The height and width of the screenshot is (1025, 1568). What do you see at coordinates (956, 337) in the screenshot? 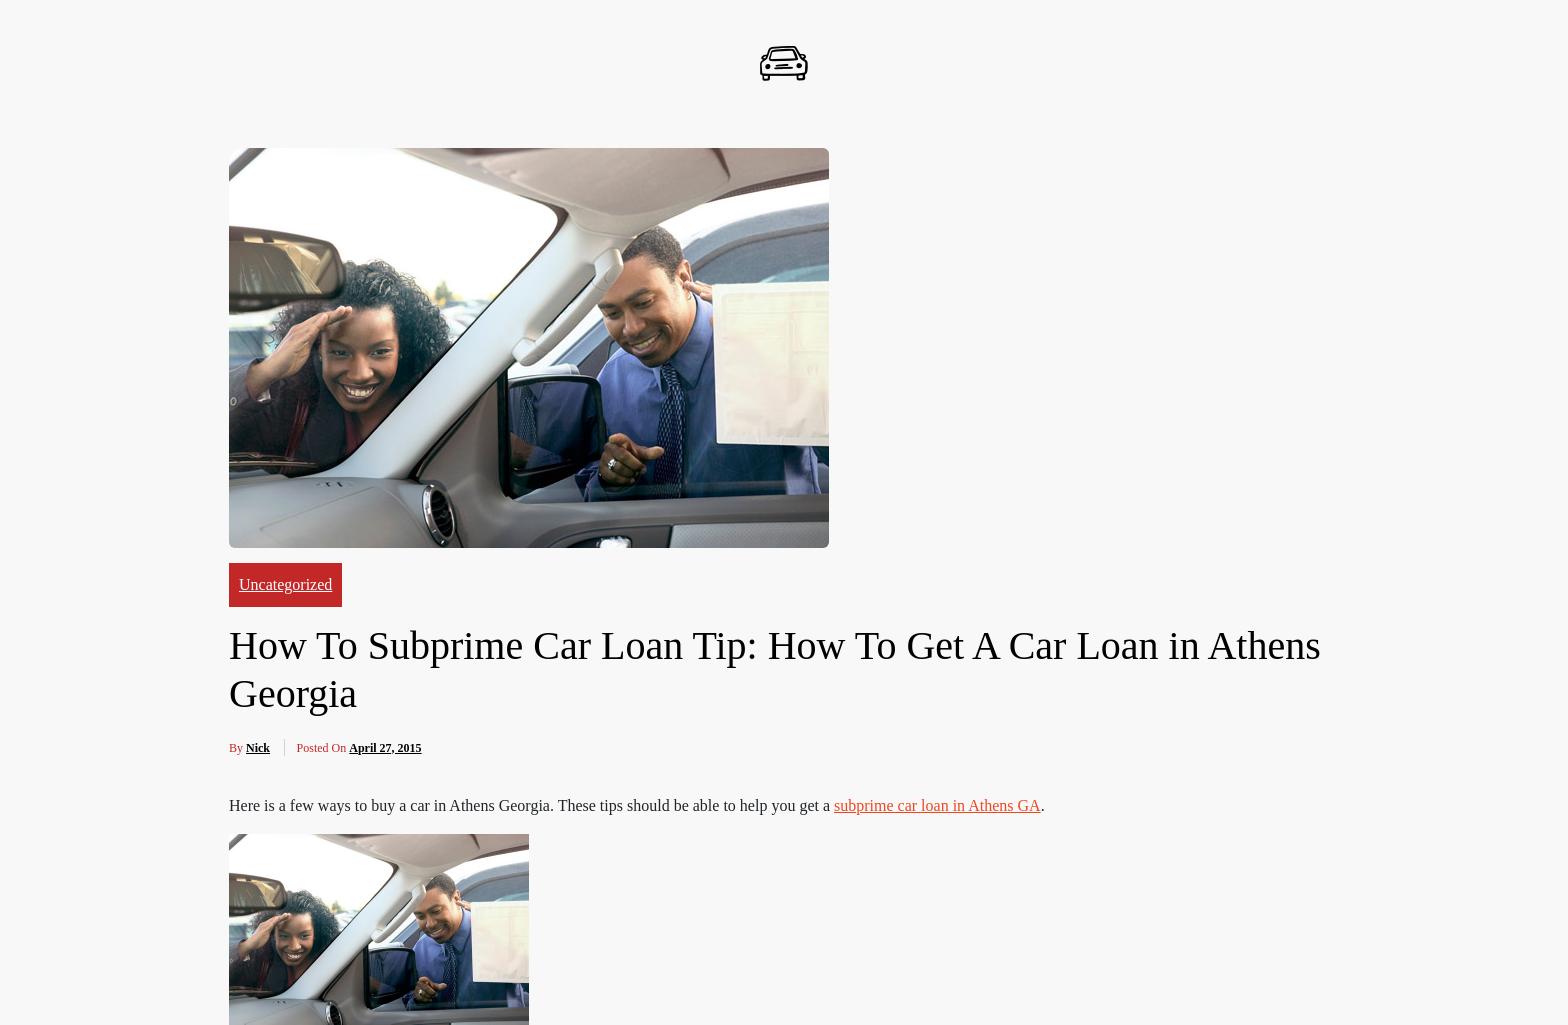
I see `'Apply now'` at bounding box center [956, 337].